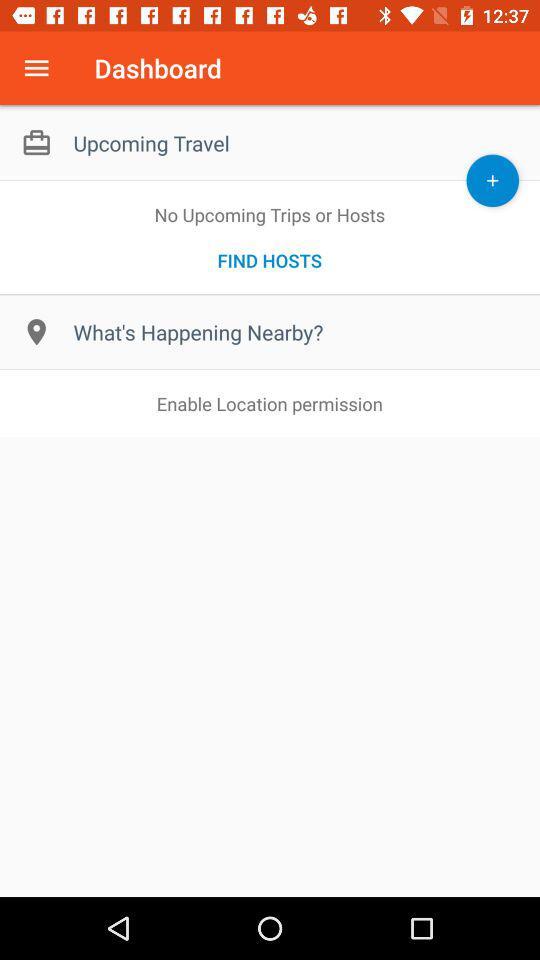 The height and width of the screenshot is (960, 540). What do you see at coordinates (491, 179) in the screenshot?
I see `a topic` at bounding box center [491, 179].